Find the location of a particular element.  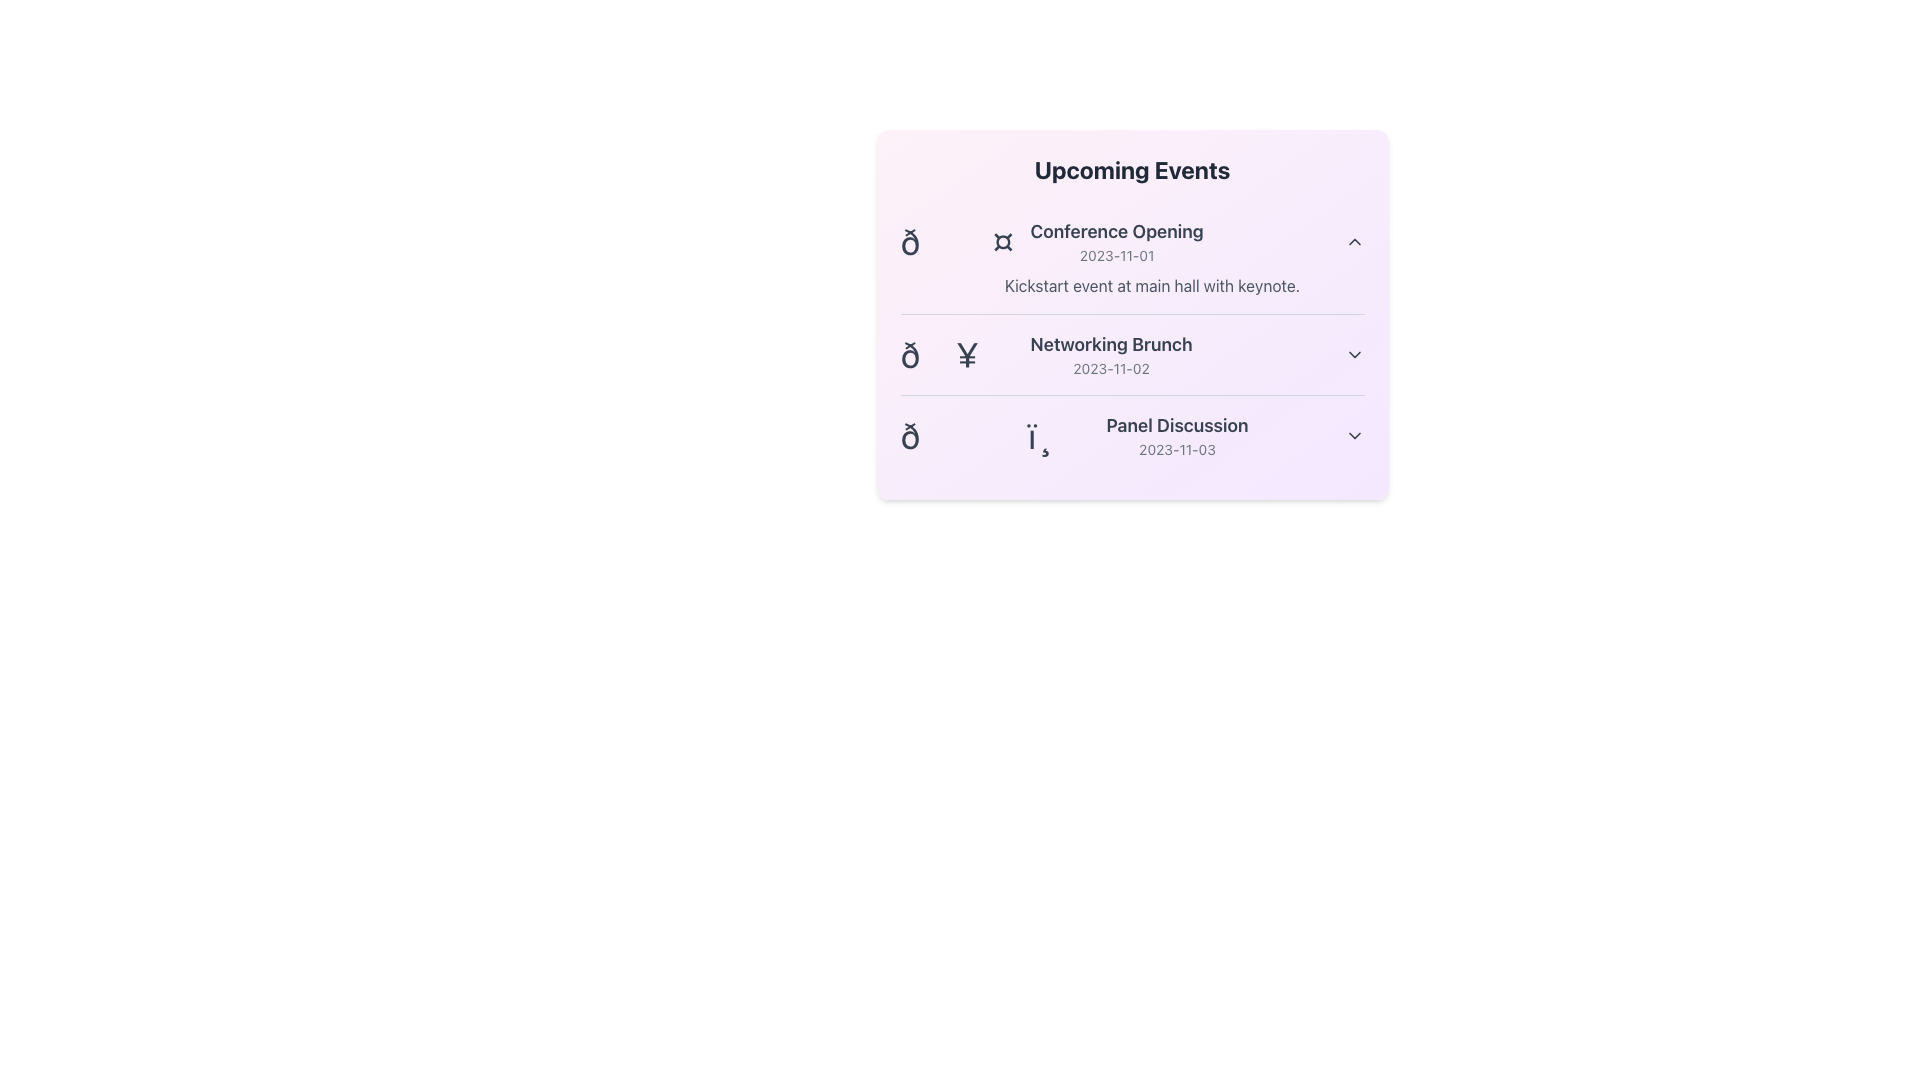

date of the 'Conference Opening' event, which is displayed as a two-line text block under the 'Upcoming Events' header, positioned in the second column of the event list is located at coordinates (1116, 241).